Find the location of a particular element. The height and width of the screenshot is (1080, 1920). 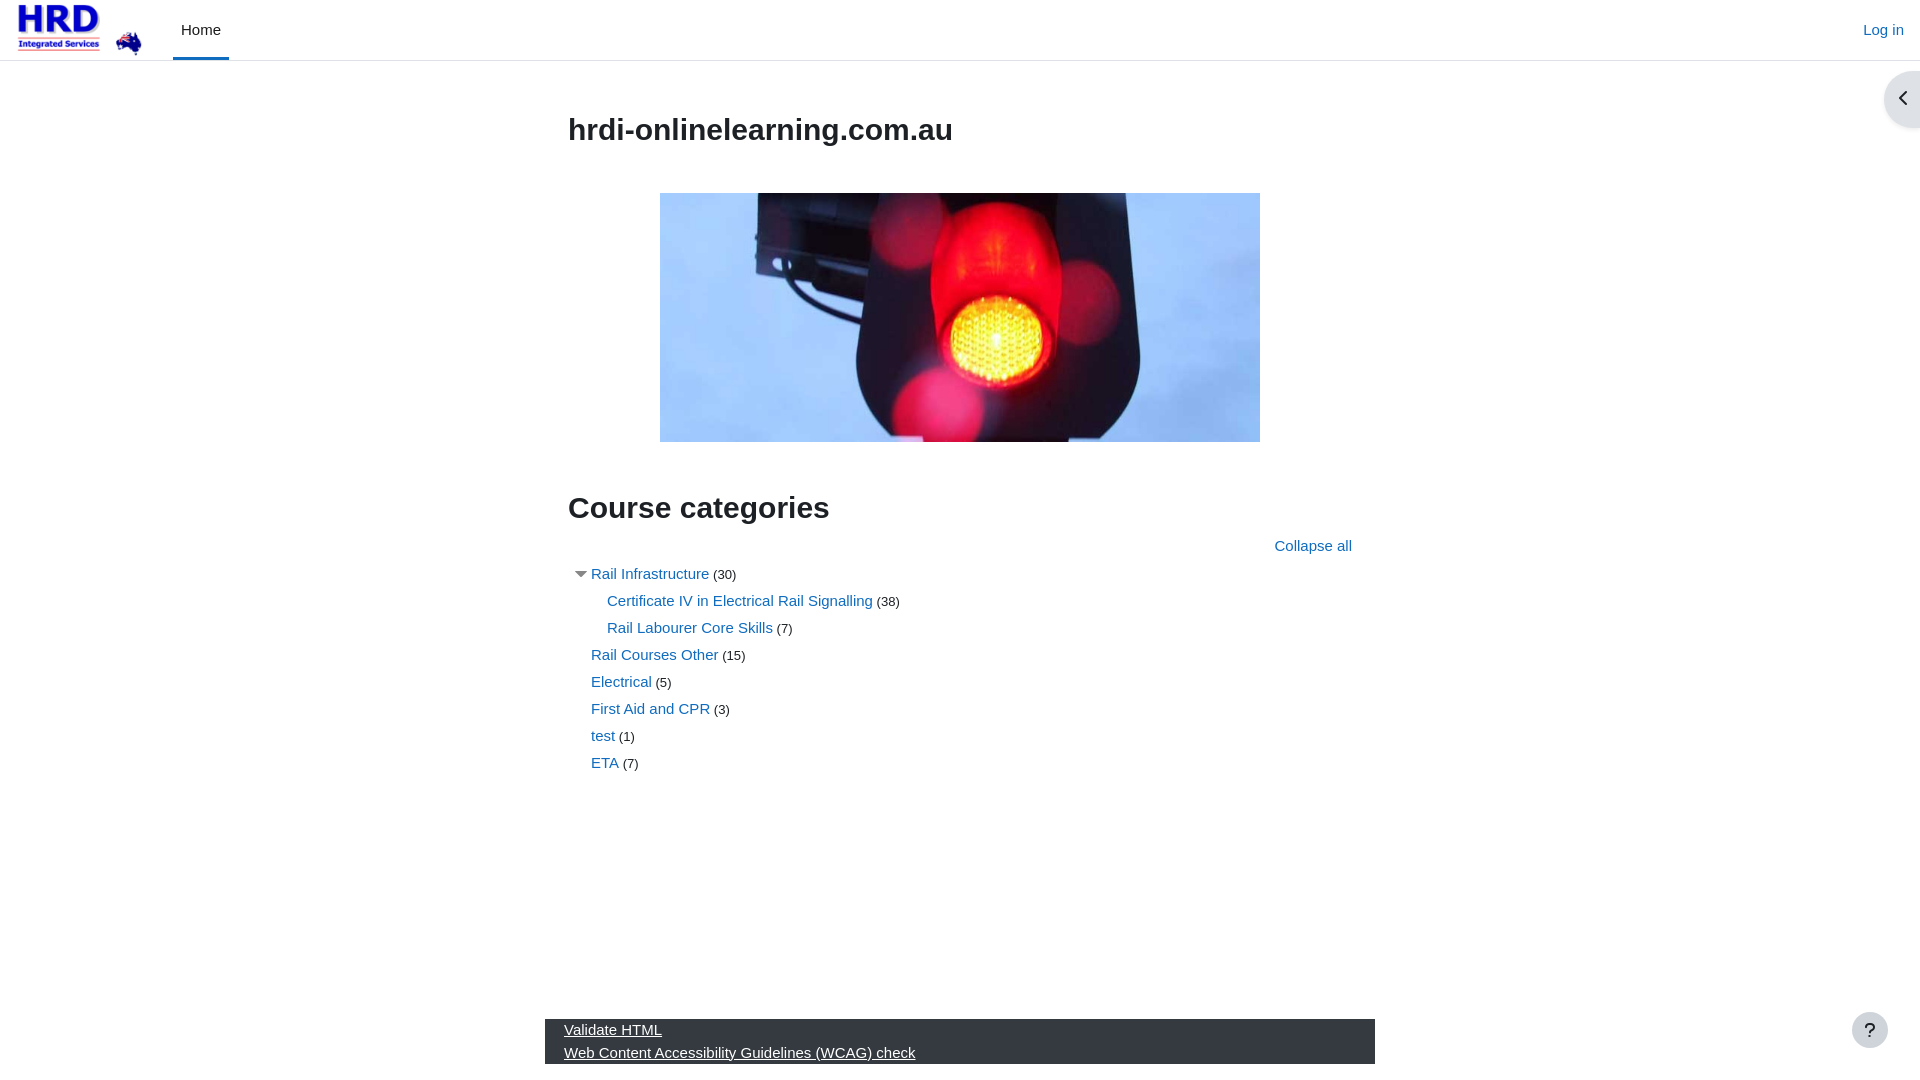

'Rail Labourer Core Skills' is located at coordinates (605, 625).